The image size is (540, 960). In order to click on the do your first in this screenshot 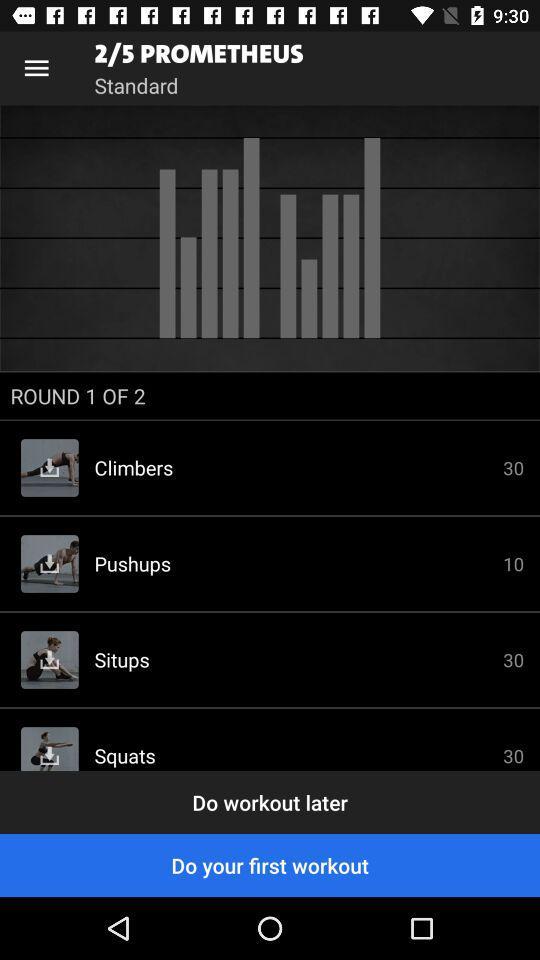, I will do `click(270, 864)`.